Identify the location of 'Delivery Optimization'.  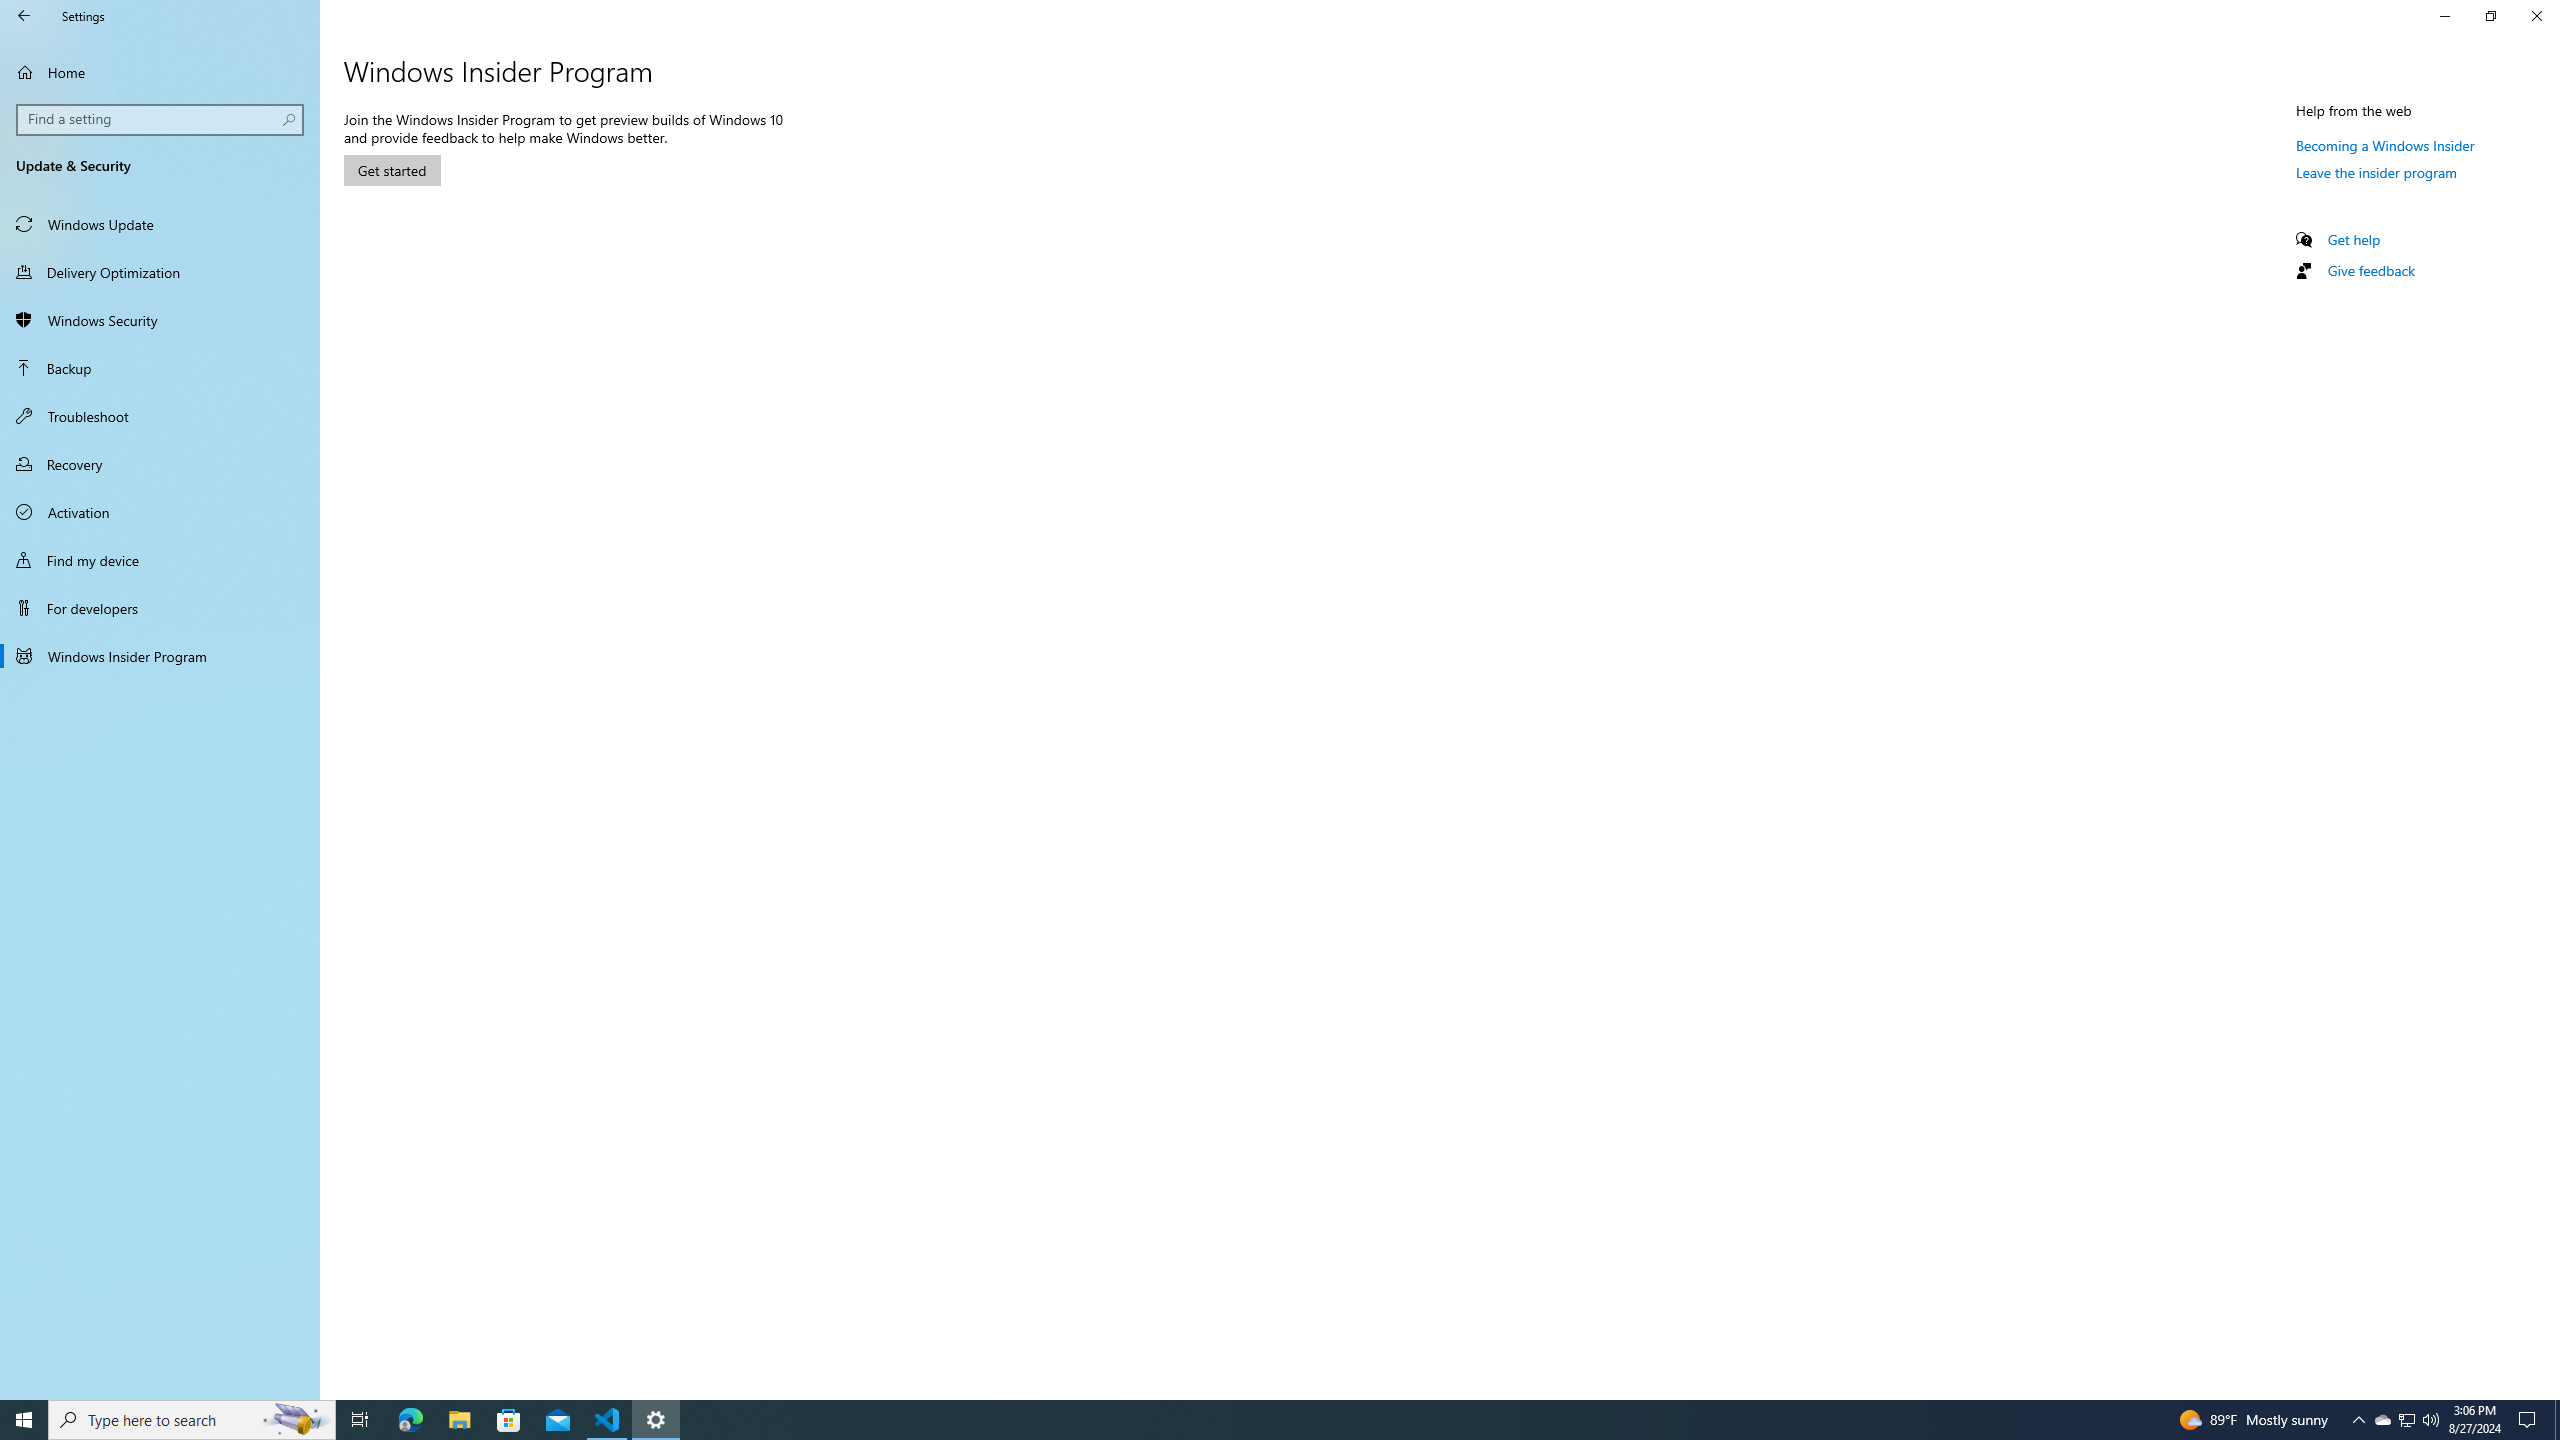
(159, 271).